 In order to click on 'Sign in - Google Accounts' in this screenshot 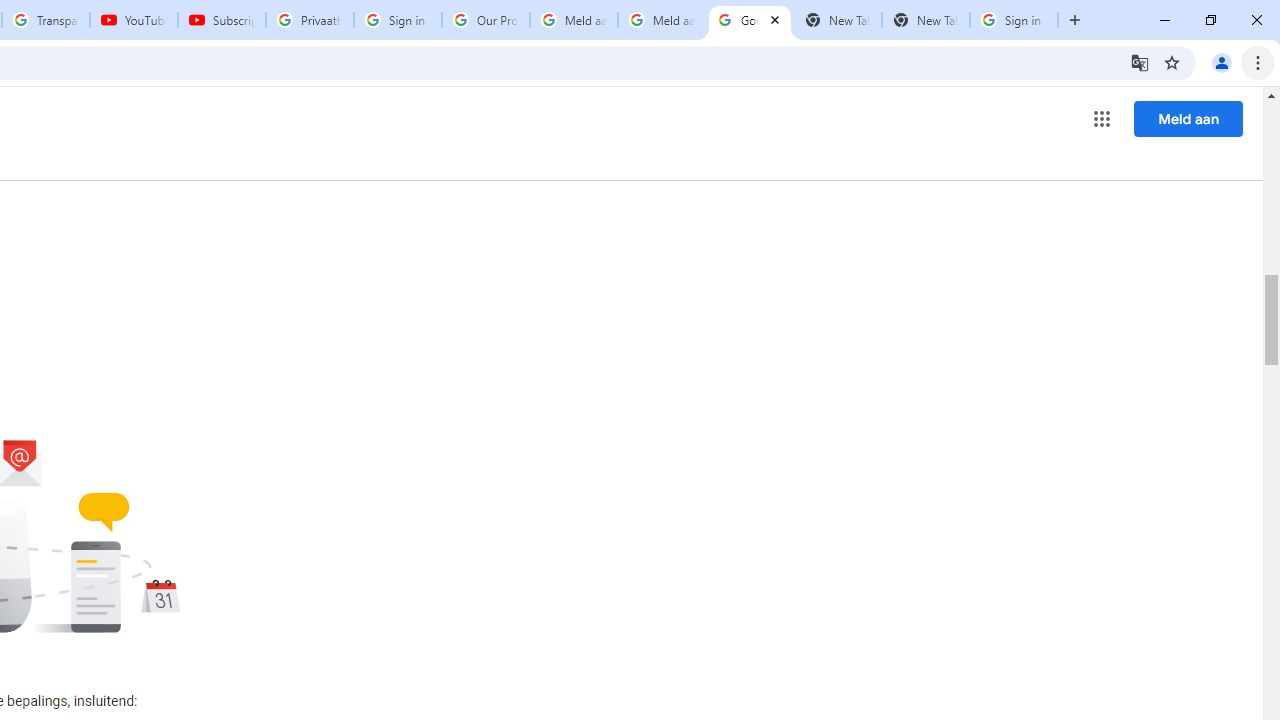, I will do `click(398, 20)`.